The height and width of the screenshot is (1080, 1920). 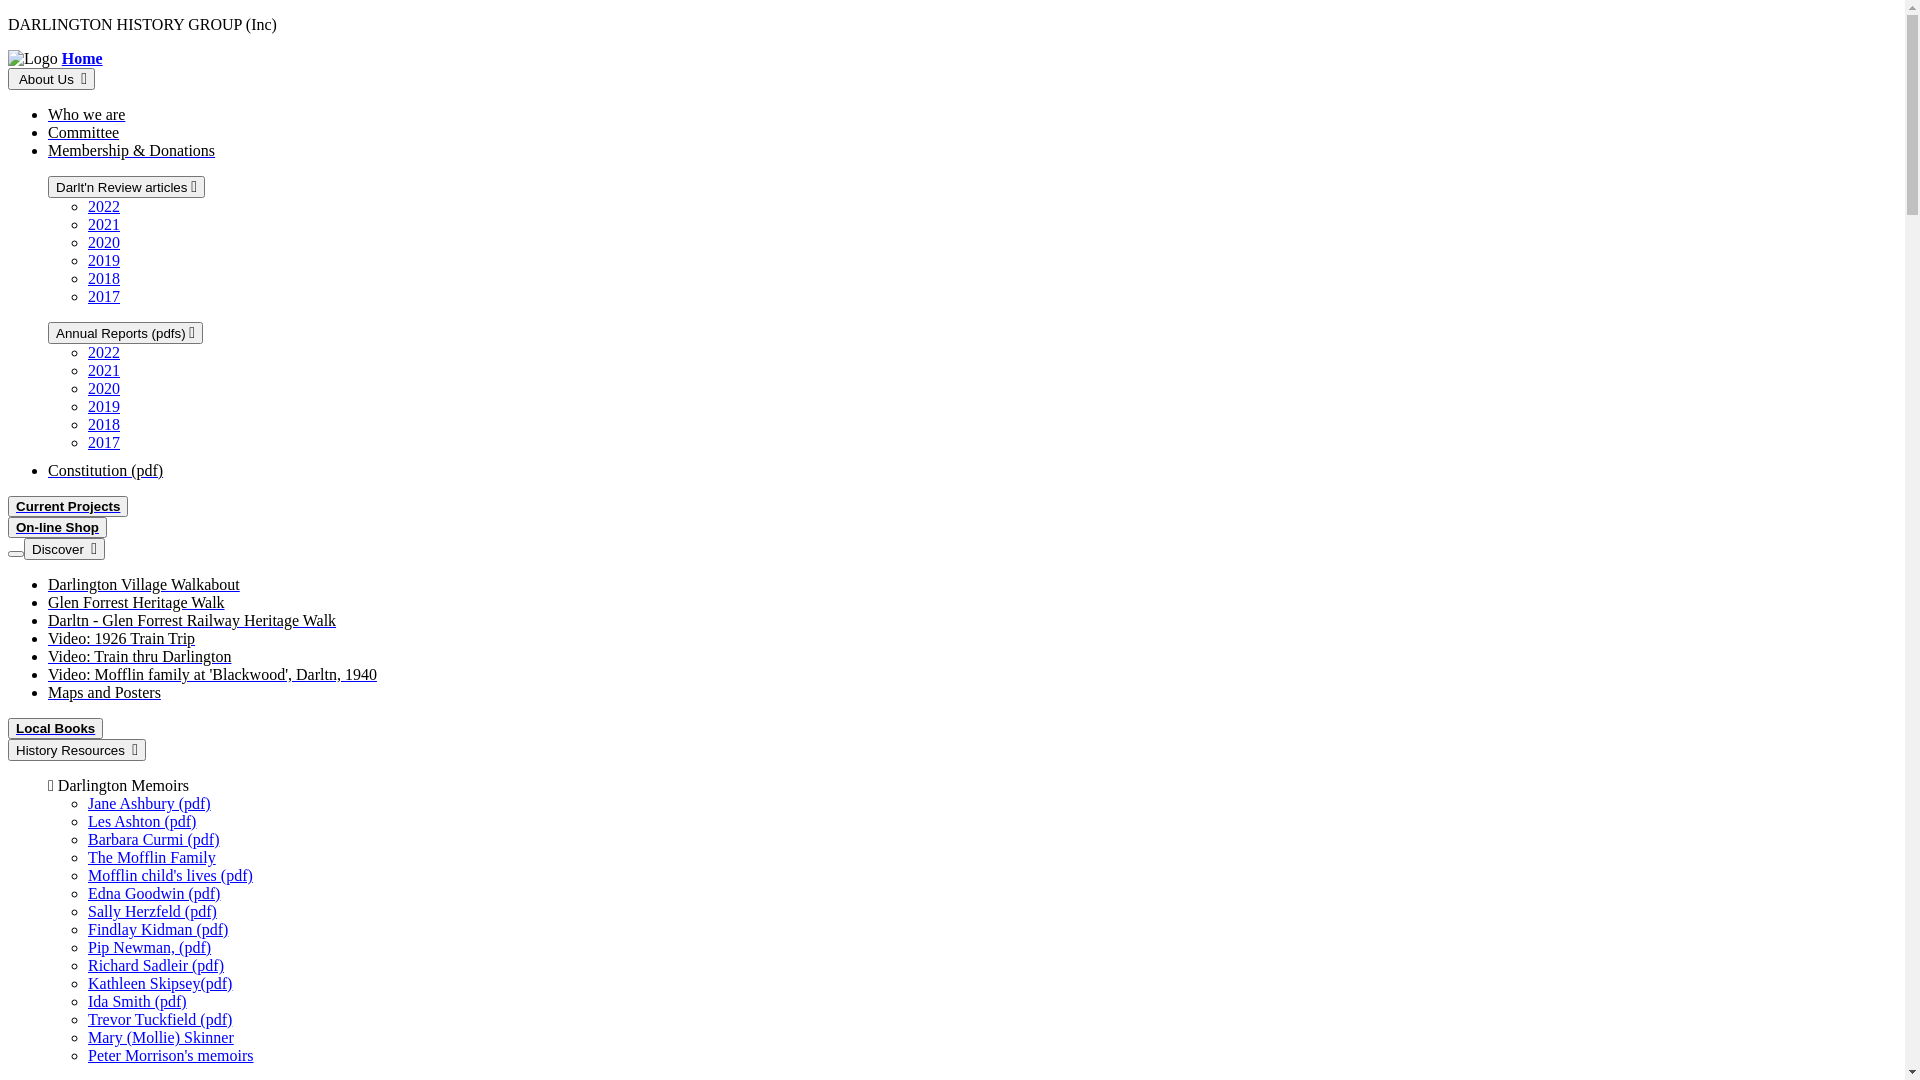 What do you see at coordinates (86, 856) in the screenshot?
I see `'The Mofflin Family'` at bounding box center [86, 856].